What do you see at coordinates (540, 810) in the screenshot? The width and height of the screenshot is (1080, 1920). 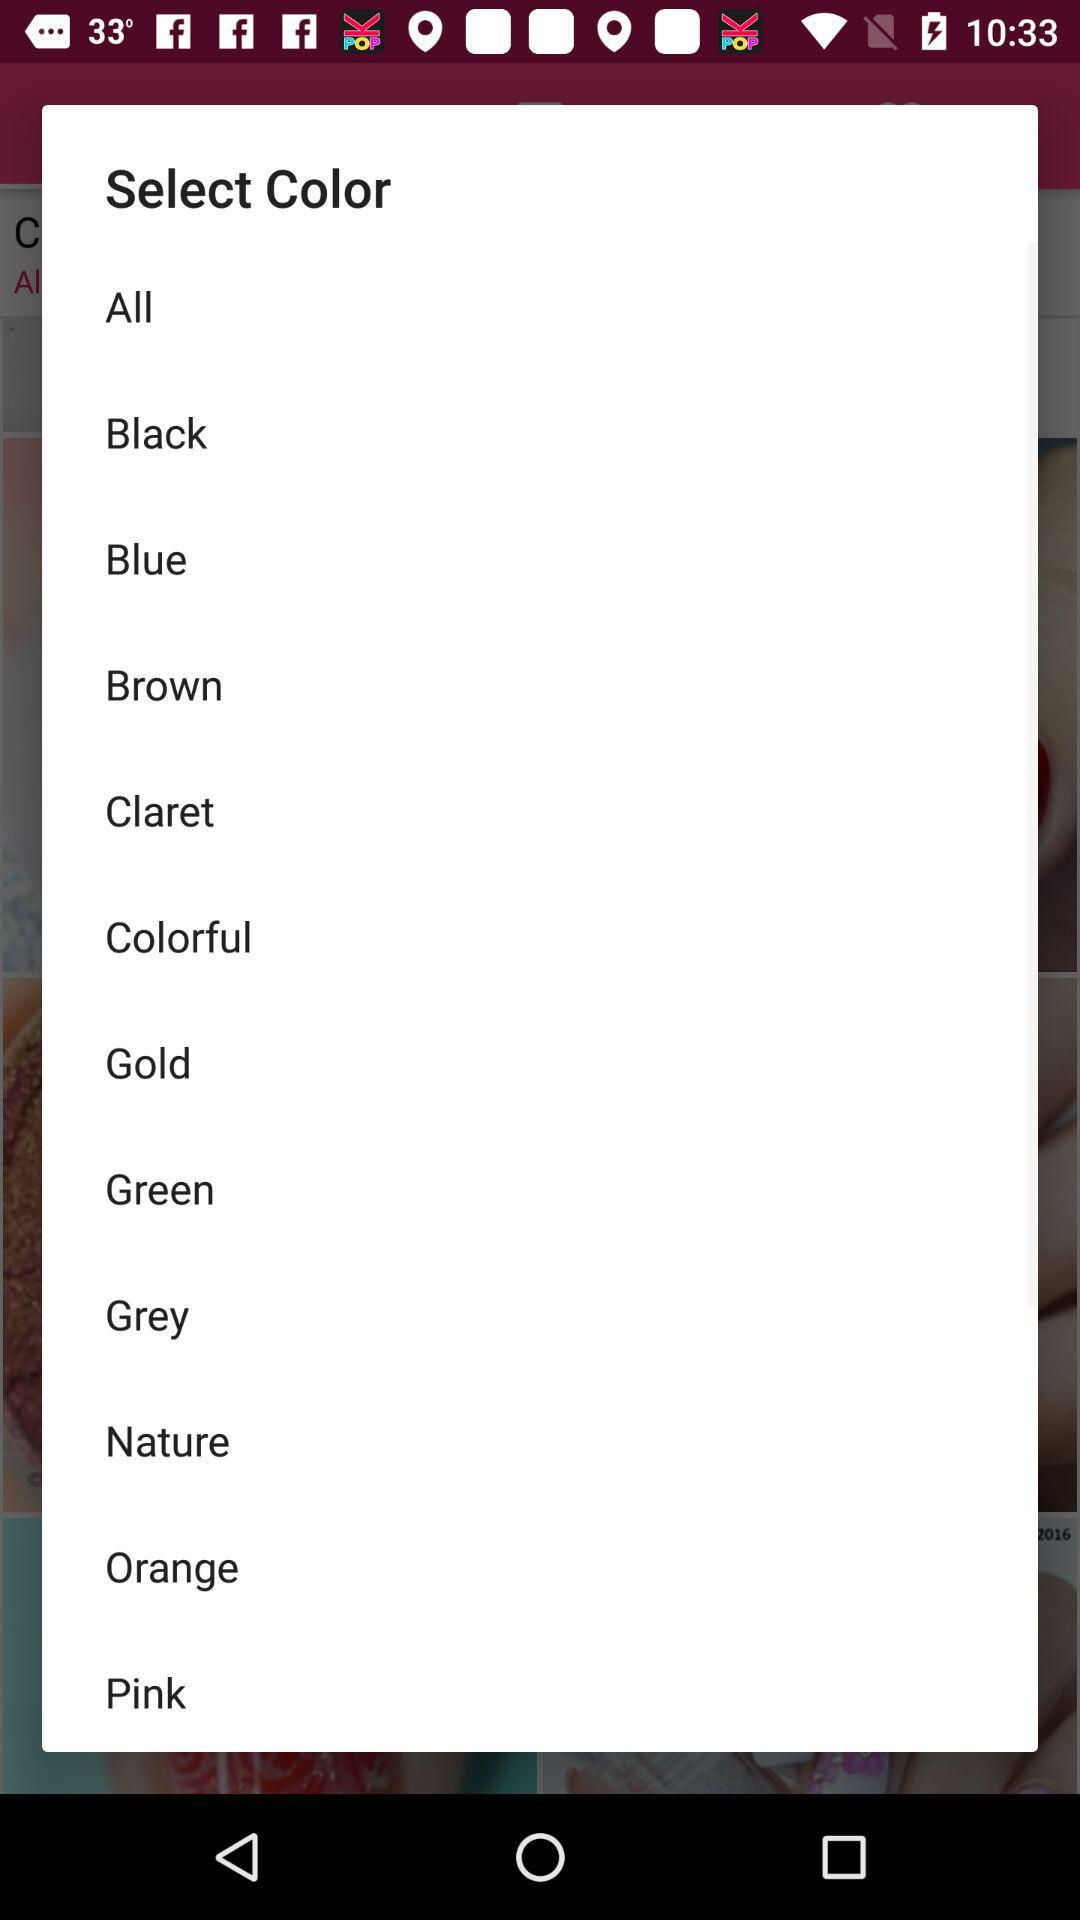 I see `the claret item` at bounding box center [540, 810].